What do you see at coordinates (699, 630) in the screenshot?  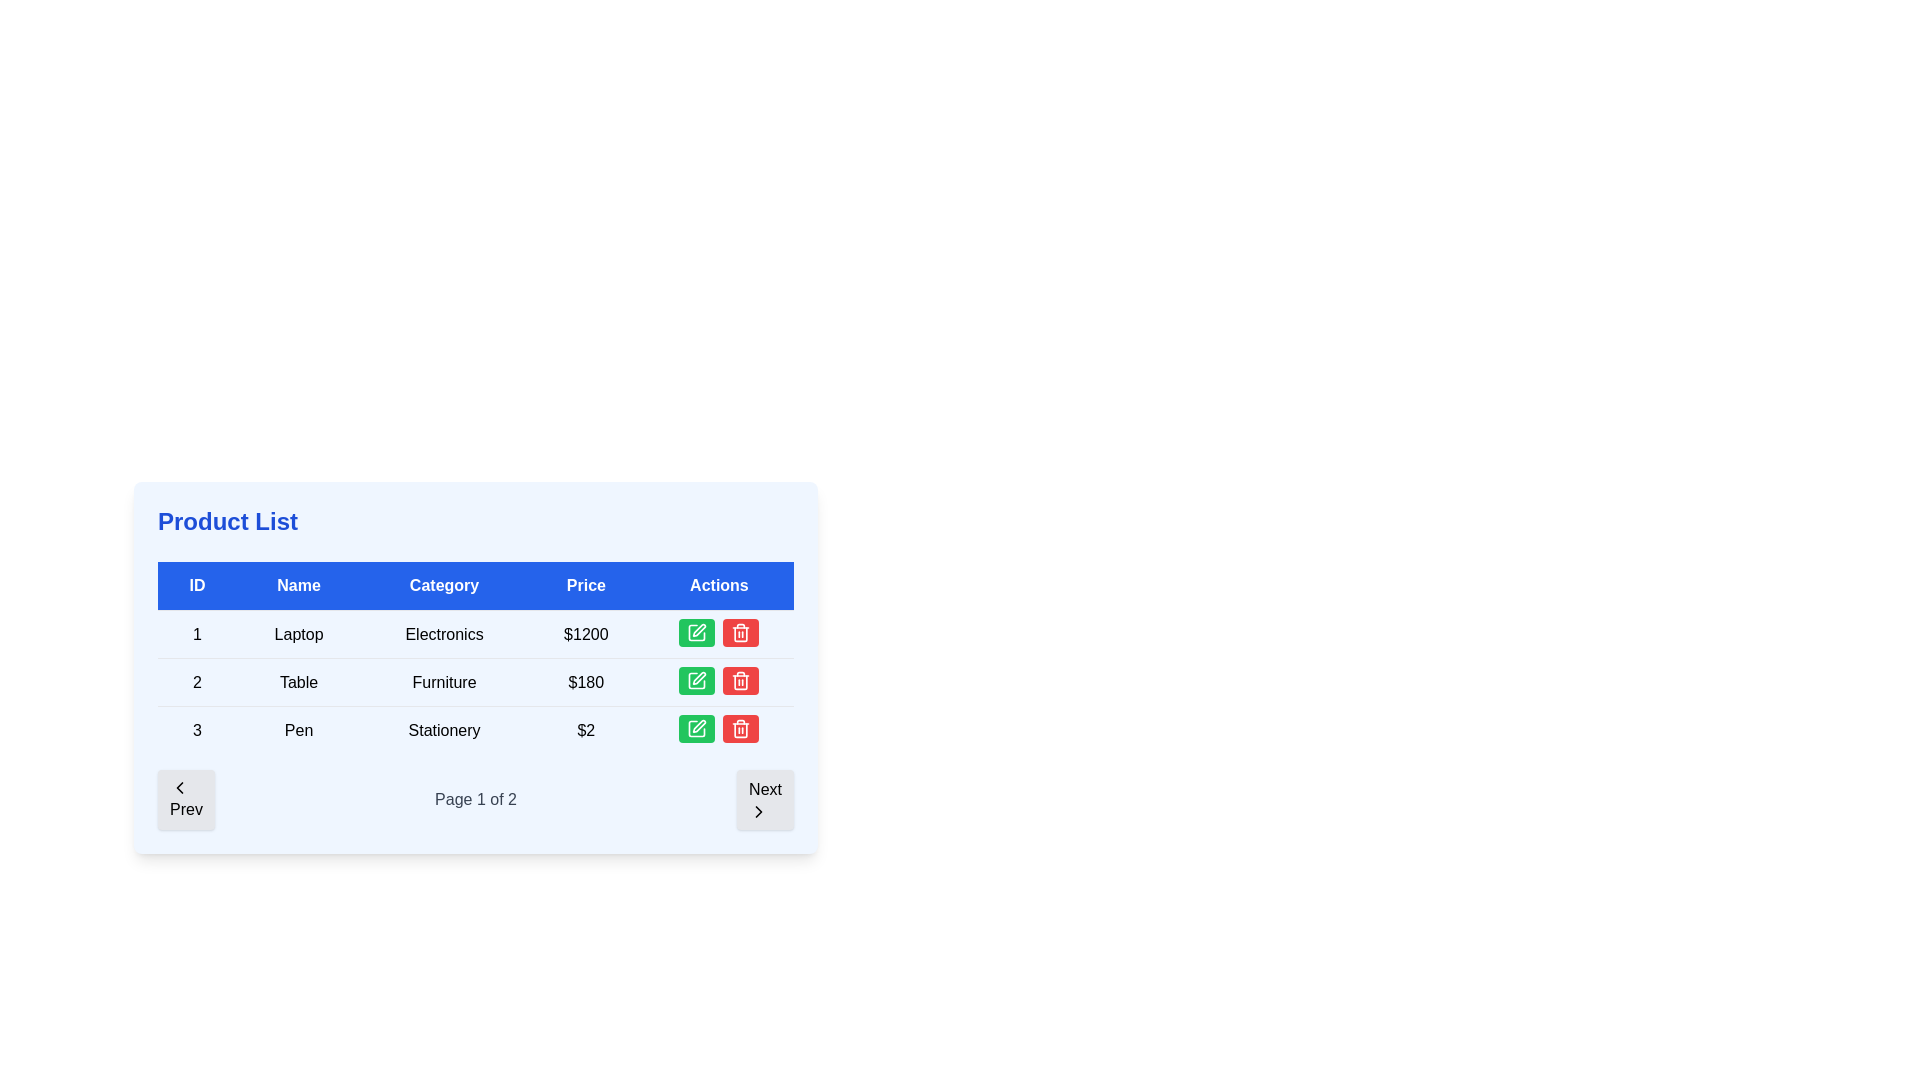 I see `the green button with a pen icon located in the 'Actions' column of the first product row ('Laptop')` at bounding box center [699, 630].